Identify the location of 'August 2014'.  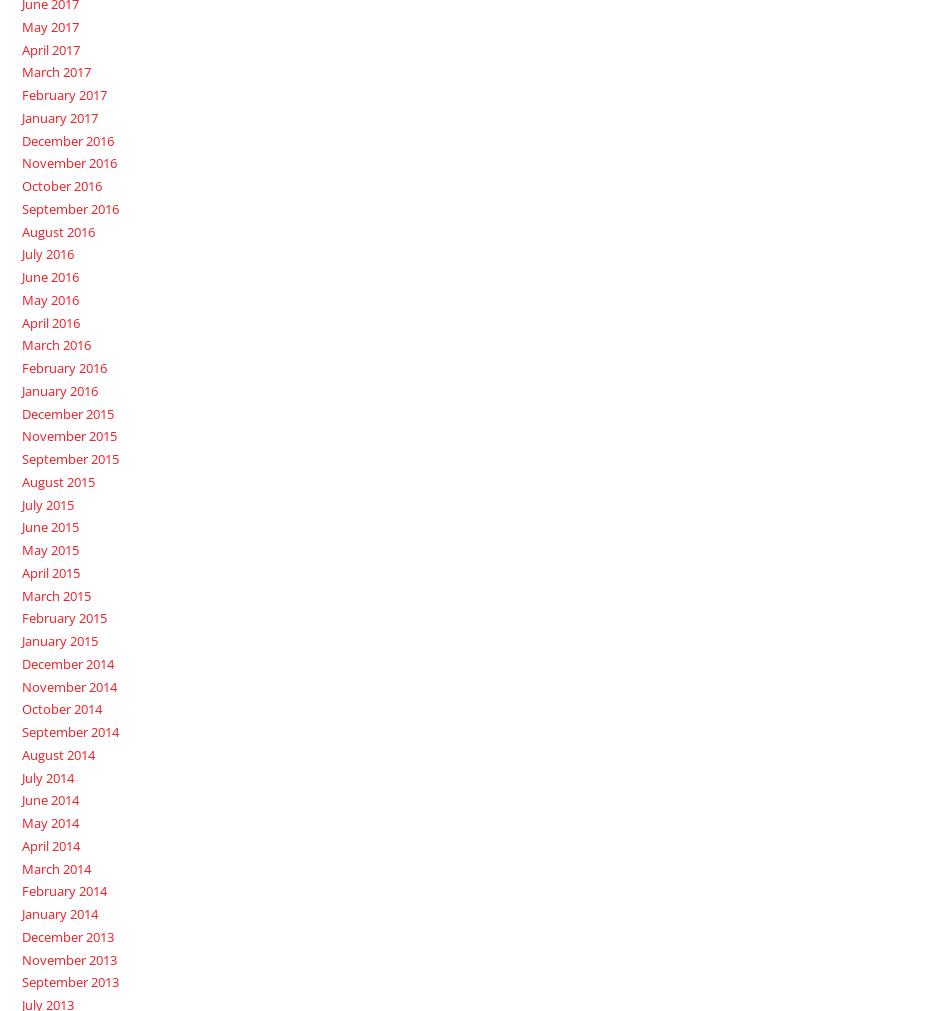
(57, 753).